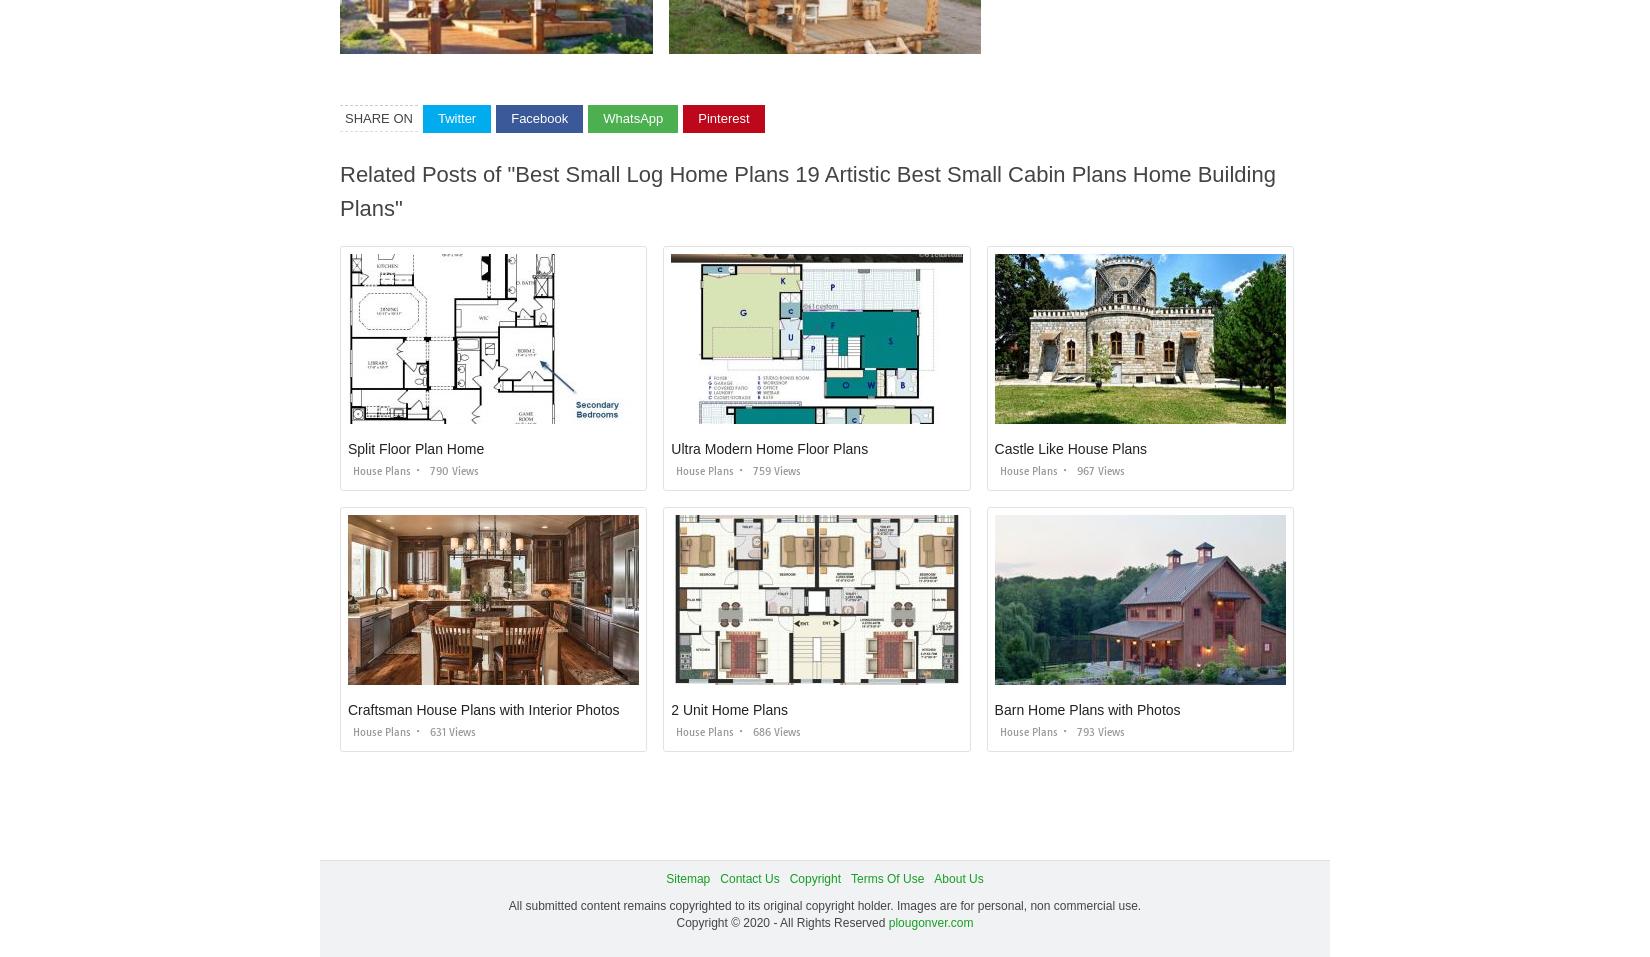 The height and width of the screenshot is (957, 1650). What do you see at coordinates (748, 879) in the screenshot?
I see `'Contact Us'` at bounding box center [748, 879].